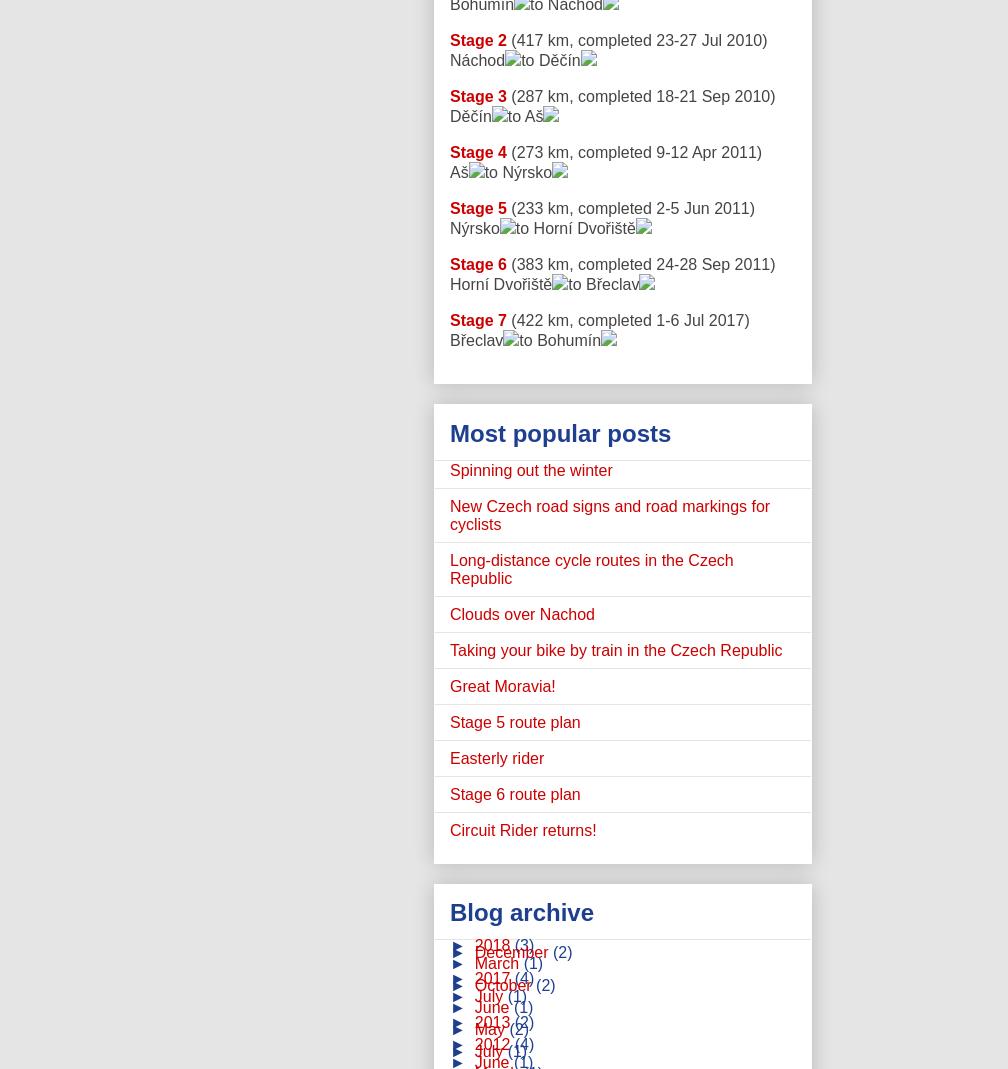 This screenshot has width=1008, height=1069. What do you see at coordinates (506, 152) in the screenshot?
I see `'(273 km, completed 9-12 Apr 2011)'` at bounding box center [506, 152].